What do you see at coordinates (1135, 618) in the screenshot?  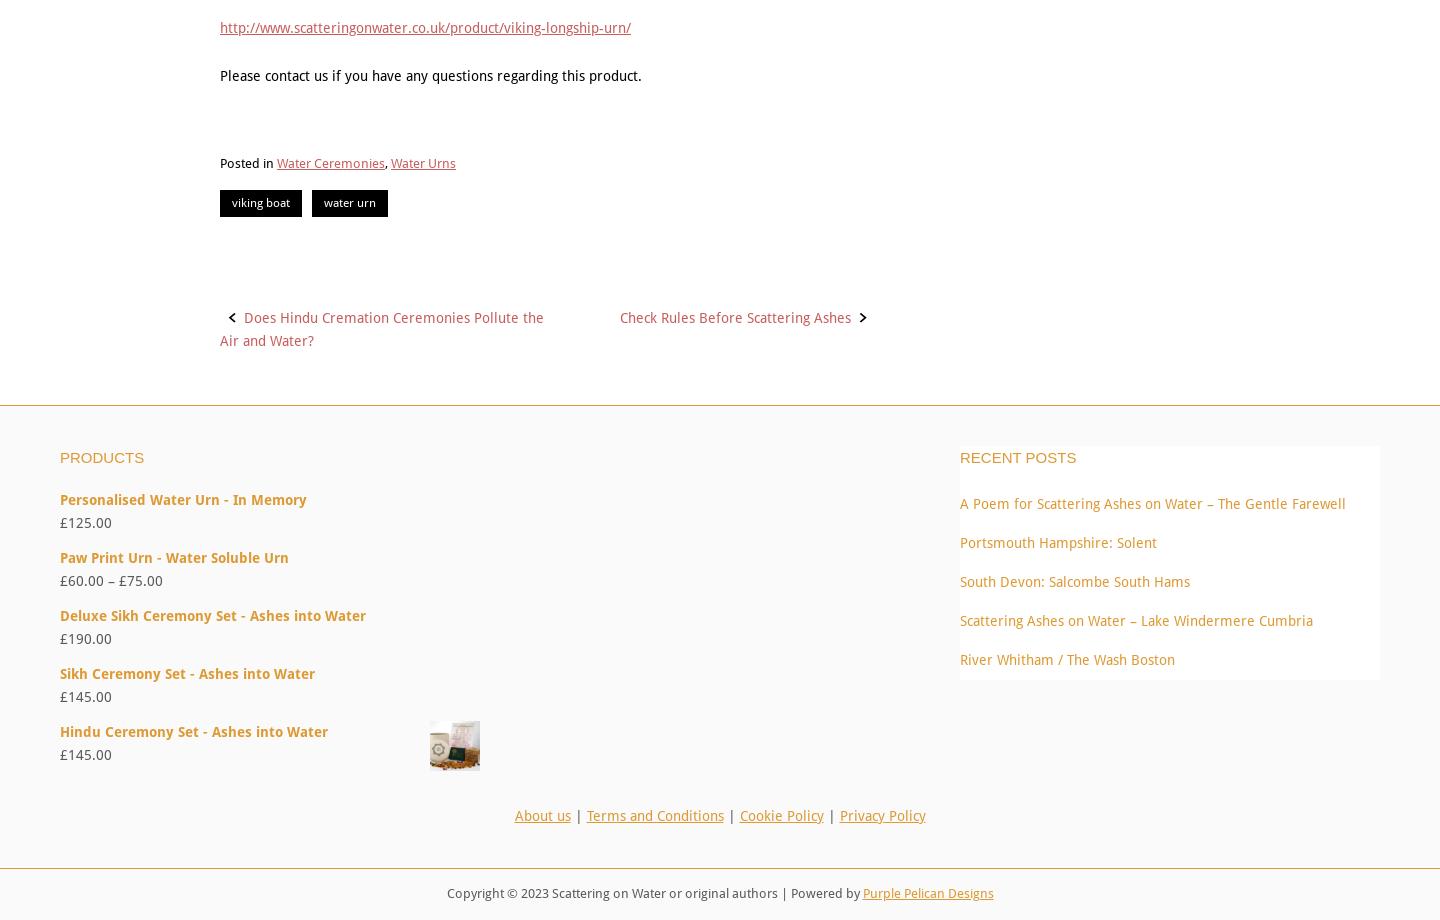 I see `'Scattering Ashes on Water – Lake Windermere Cumbria'` at bounding box center [1135, 618].